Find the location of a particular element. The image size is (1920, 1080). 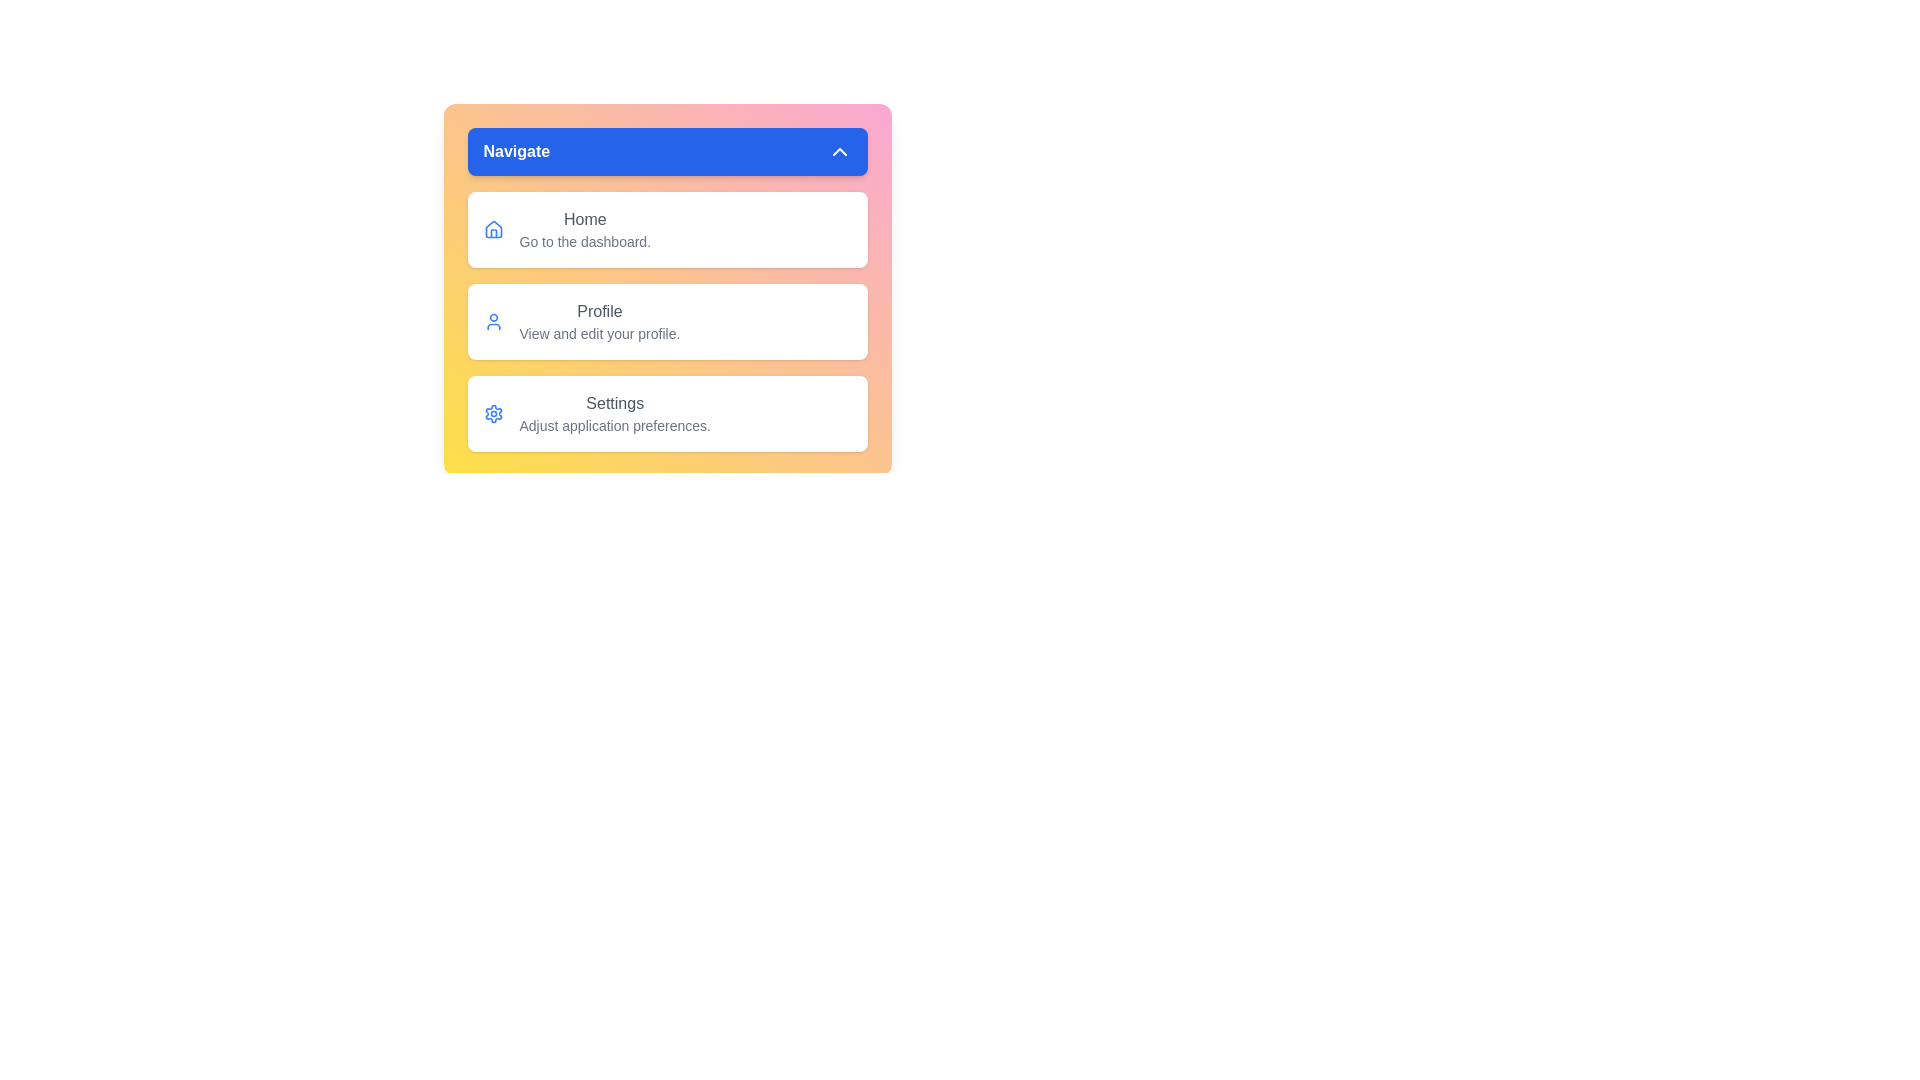

the menu item Home from the visible options is located at coordinates (667, 229).